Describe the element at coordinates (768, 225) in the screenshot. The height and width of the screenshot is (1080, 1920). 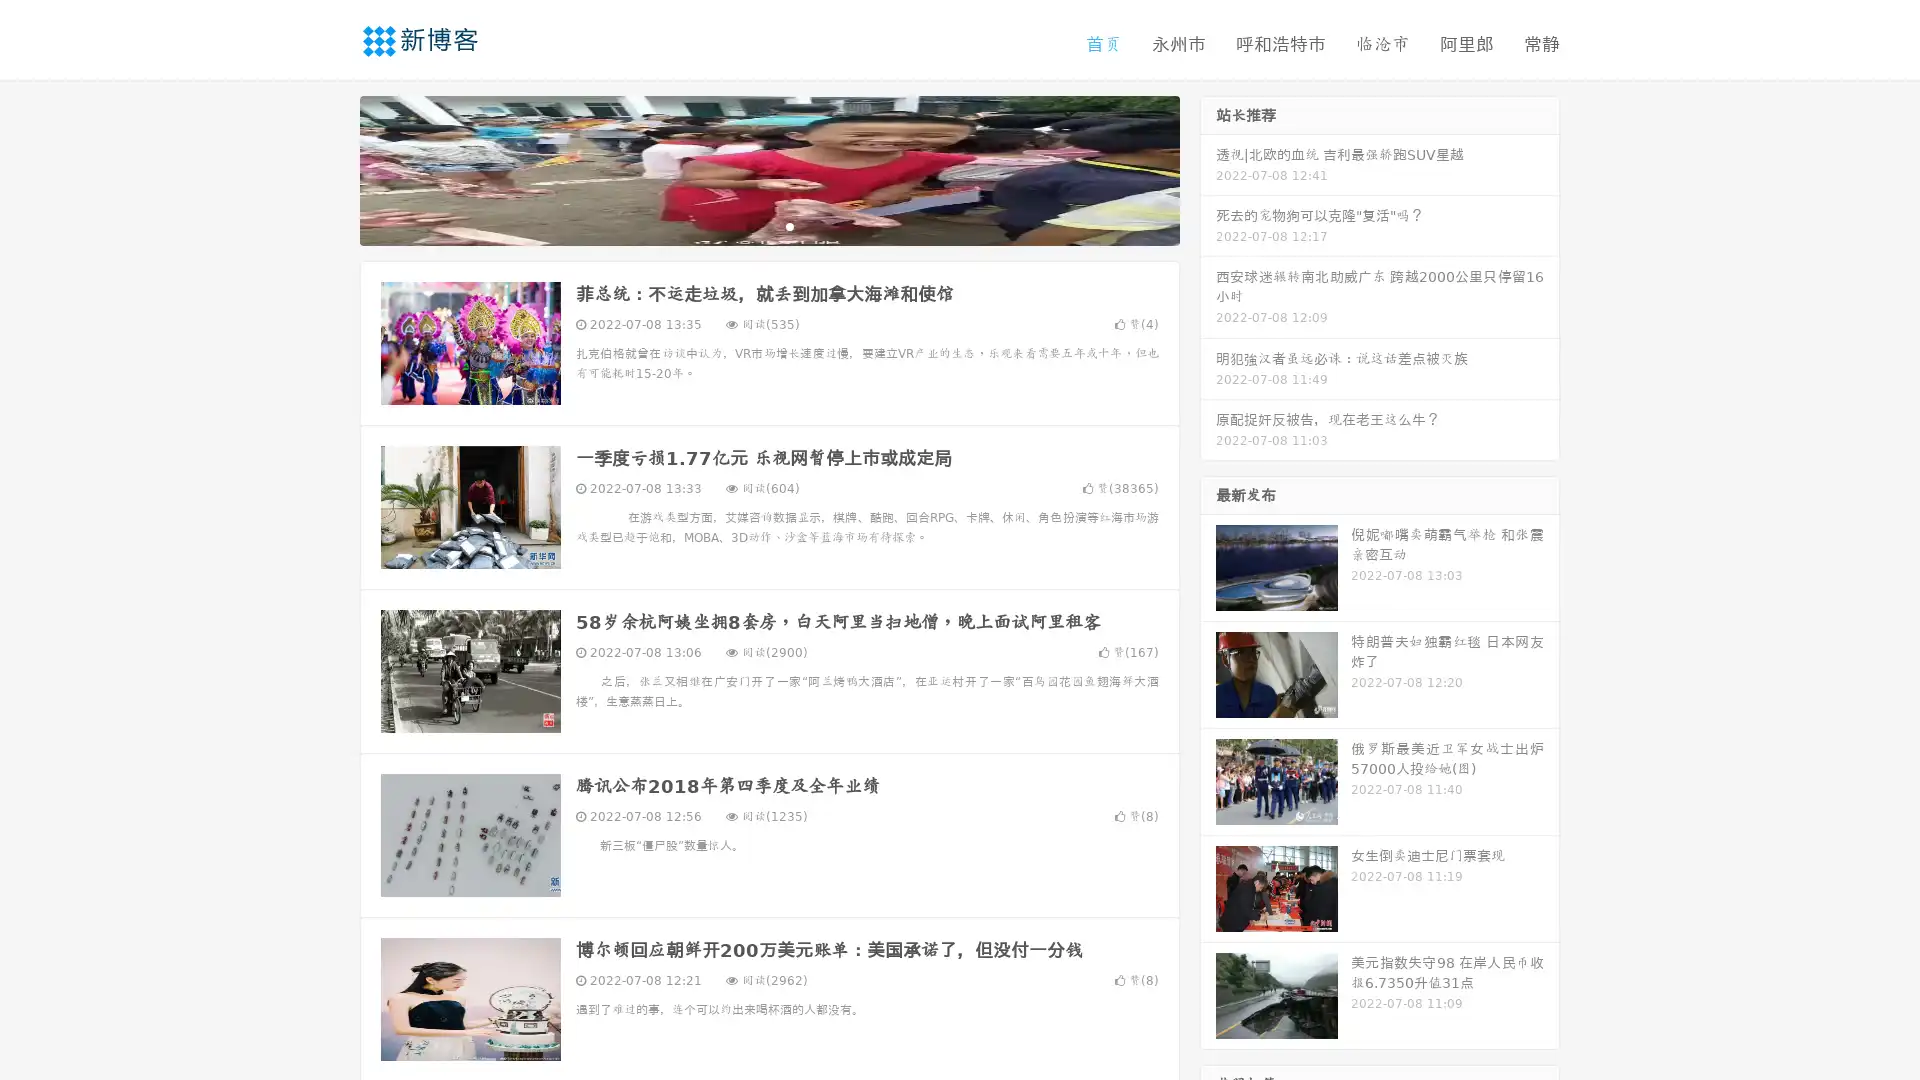
I see `Go to slide 2` at that location.